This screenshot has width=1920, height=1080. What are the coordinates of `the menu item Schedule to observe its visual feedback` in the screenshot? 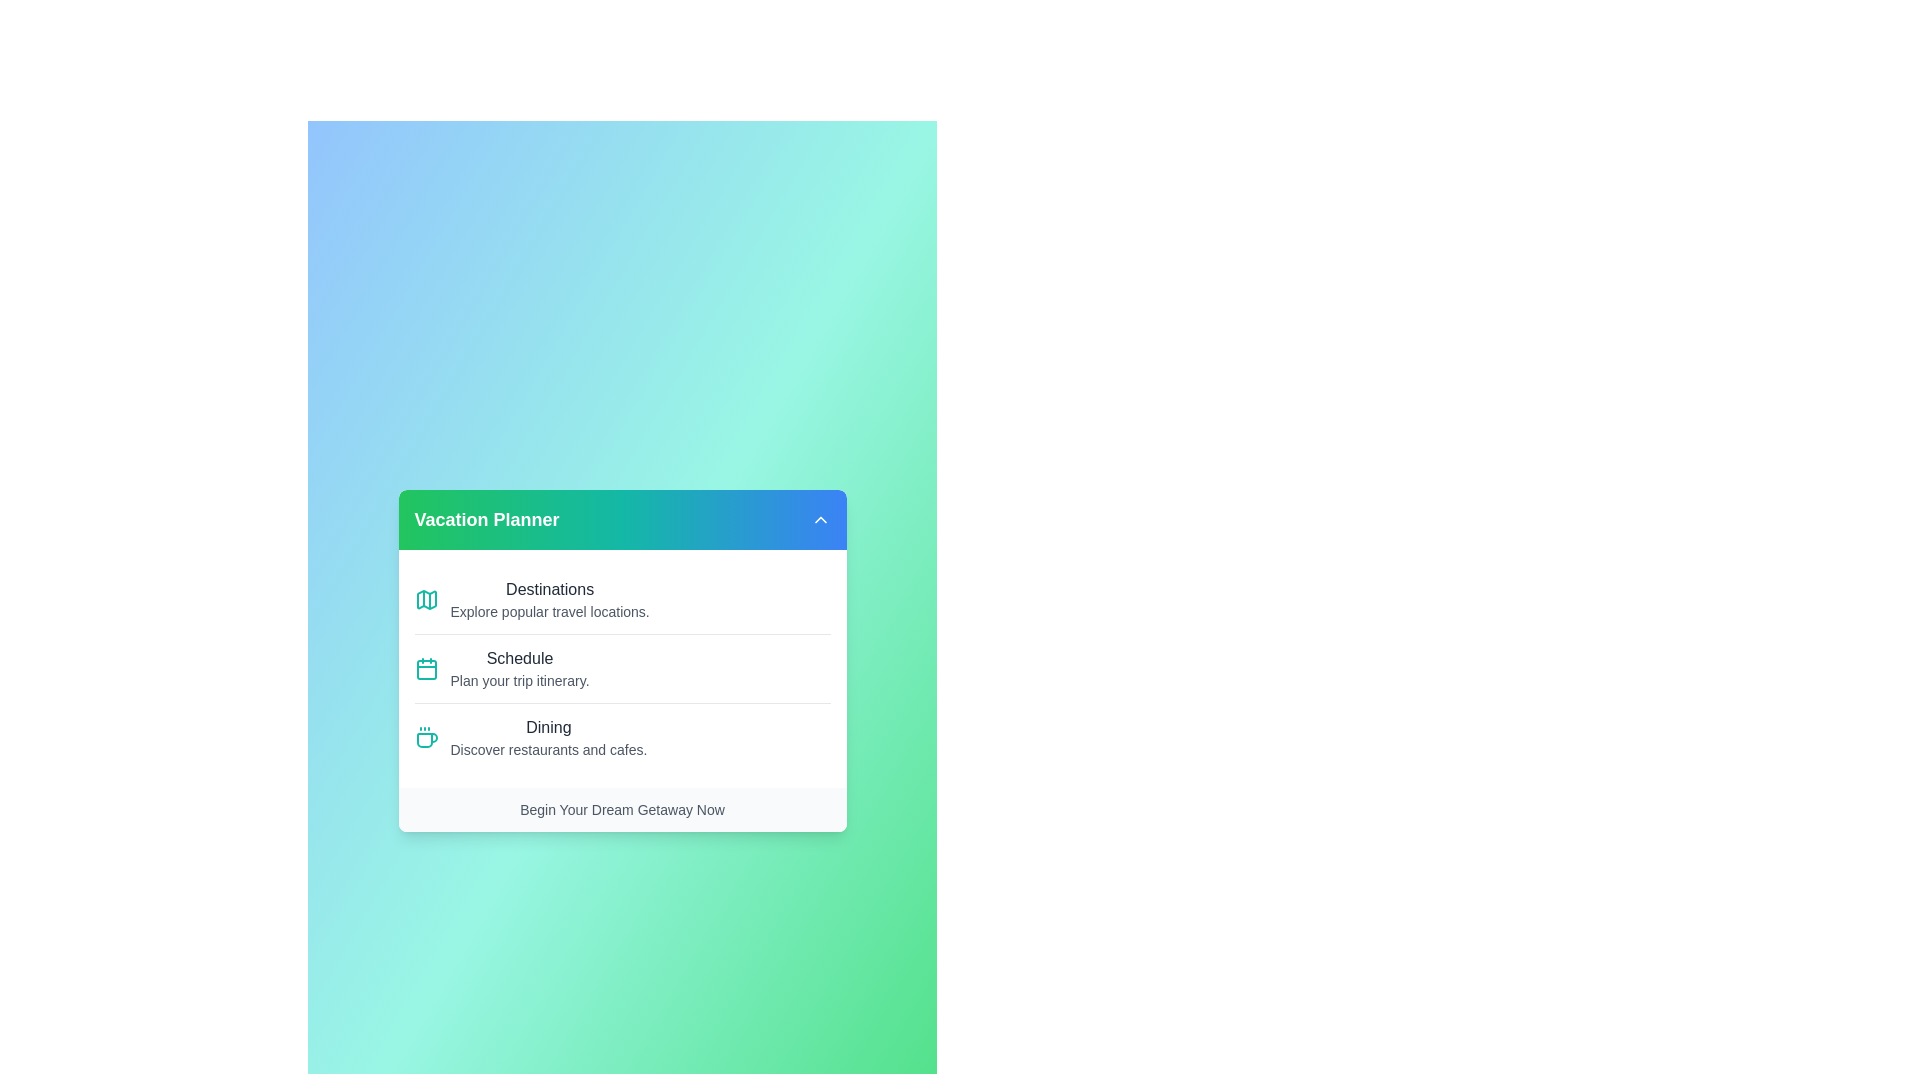 It's located at (621, 668).